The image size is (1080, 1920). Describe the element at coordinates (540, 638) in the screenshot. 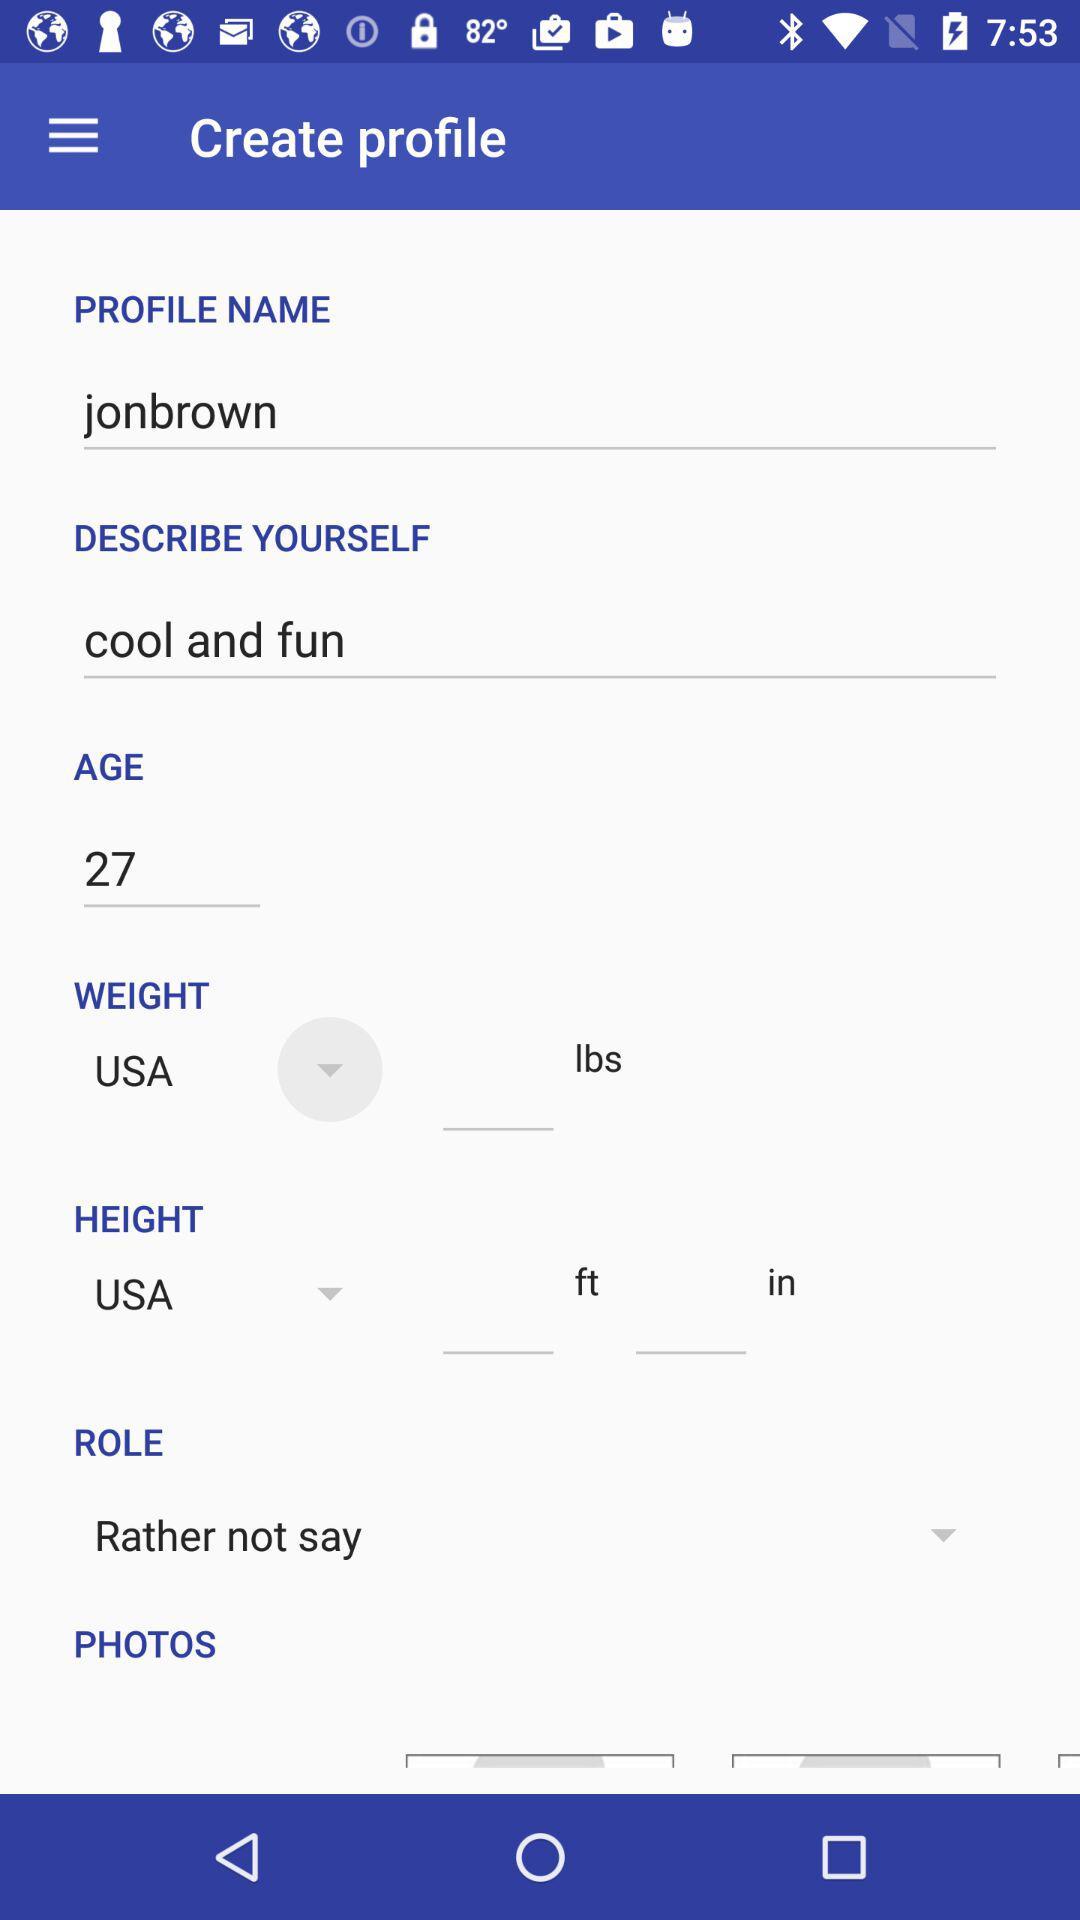

I see `the cool and fun item` at that location.